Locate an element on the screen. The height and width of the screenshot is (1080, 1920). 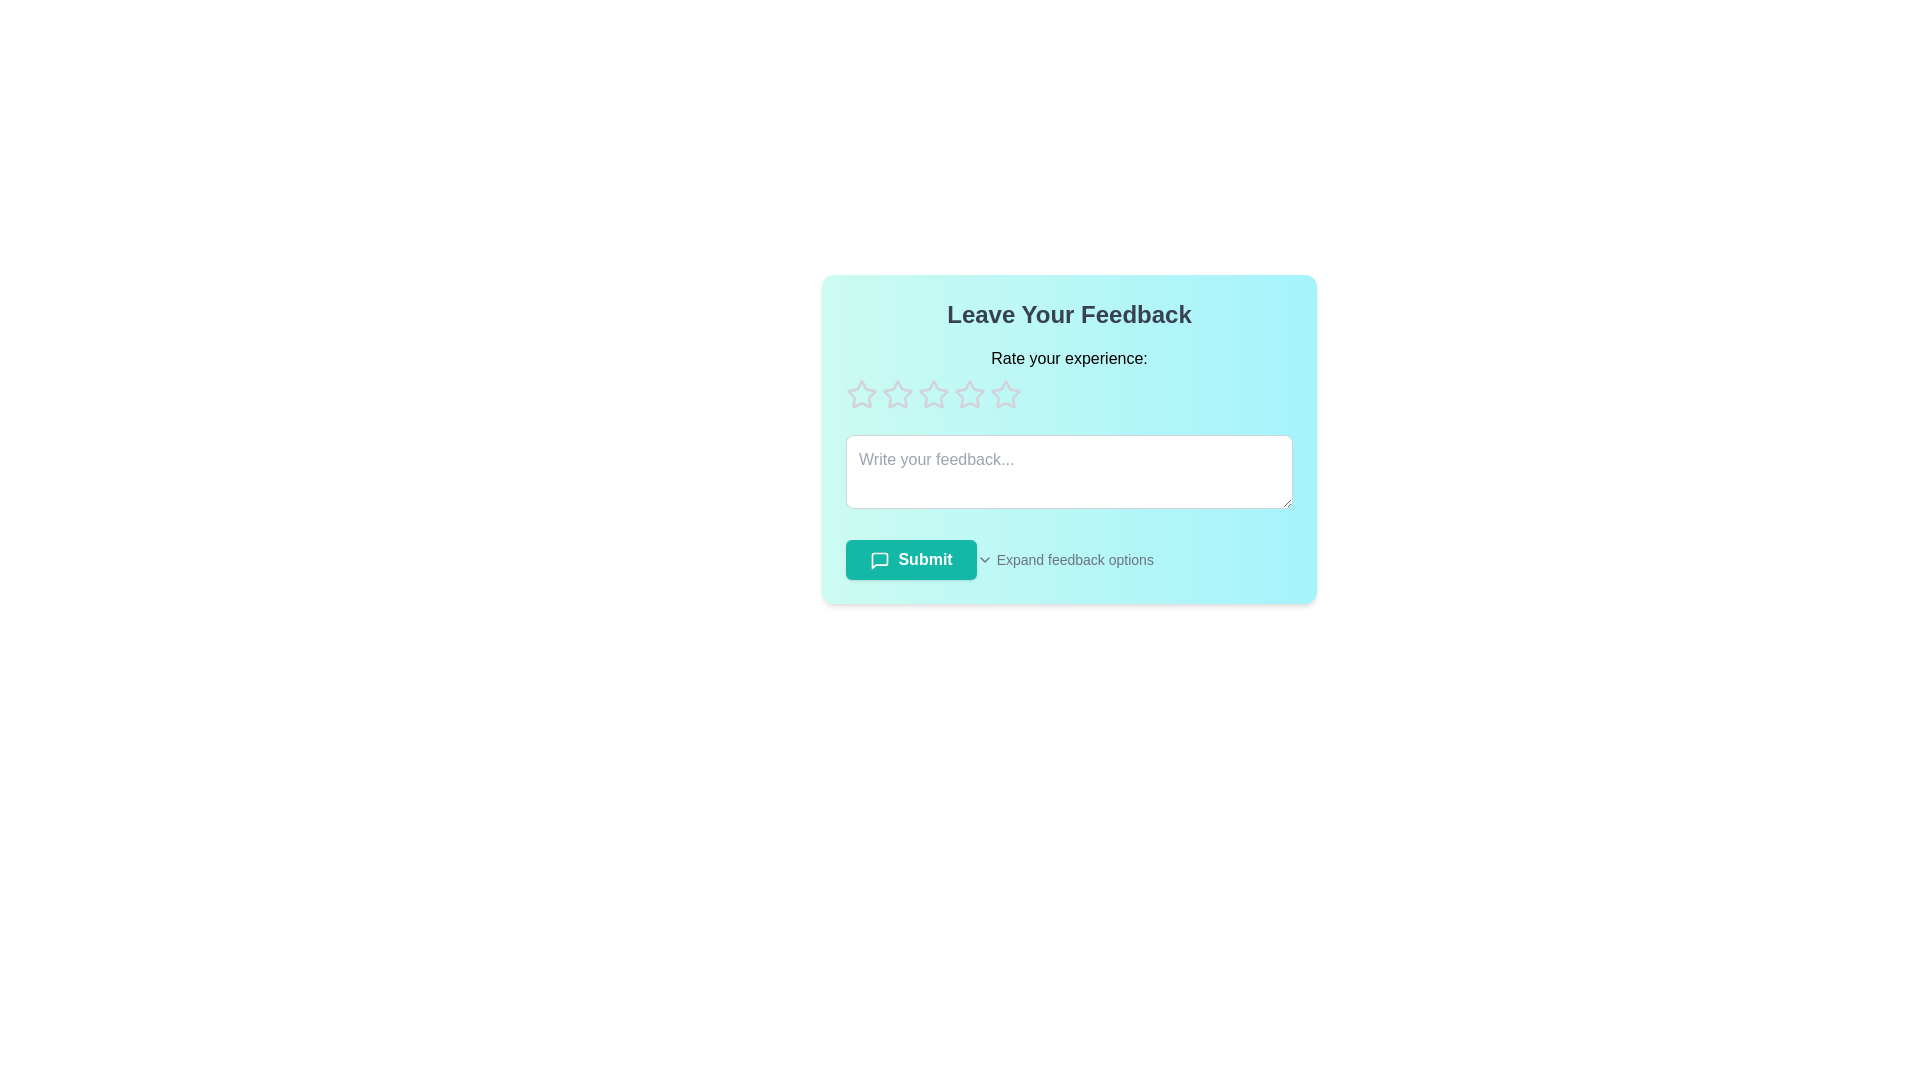
the Dropdown trigger (chevron icon) located near the bottom right of the feedback form, to the immediate left of the text 'Expand feedback options' is located at coordinates (984, 559).